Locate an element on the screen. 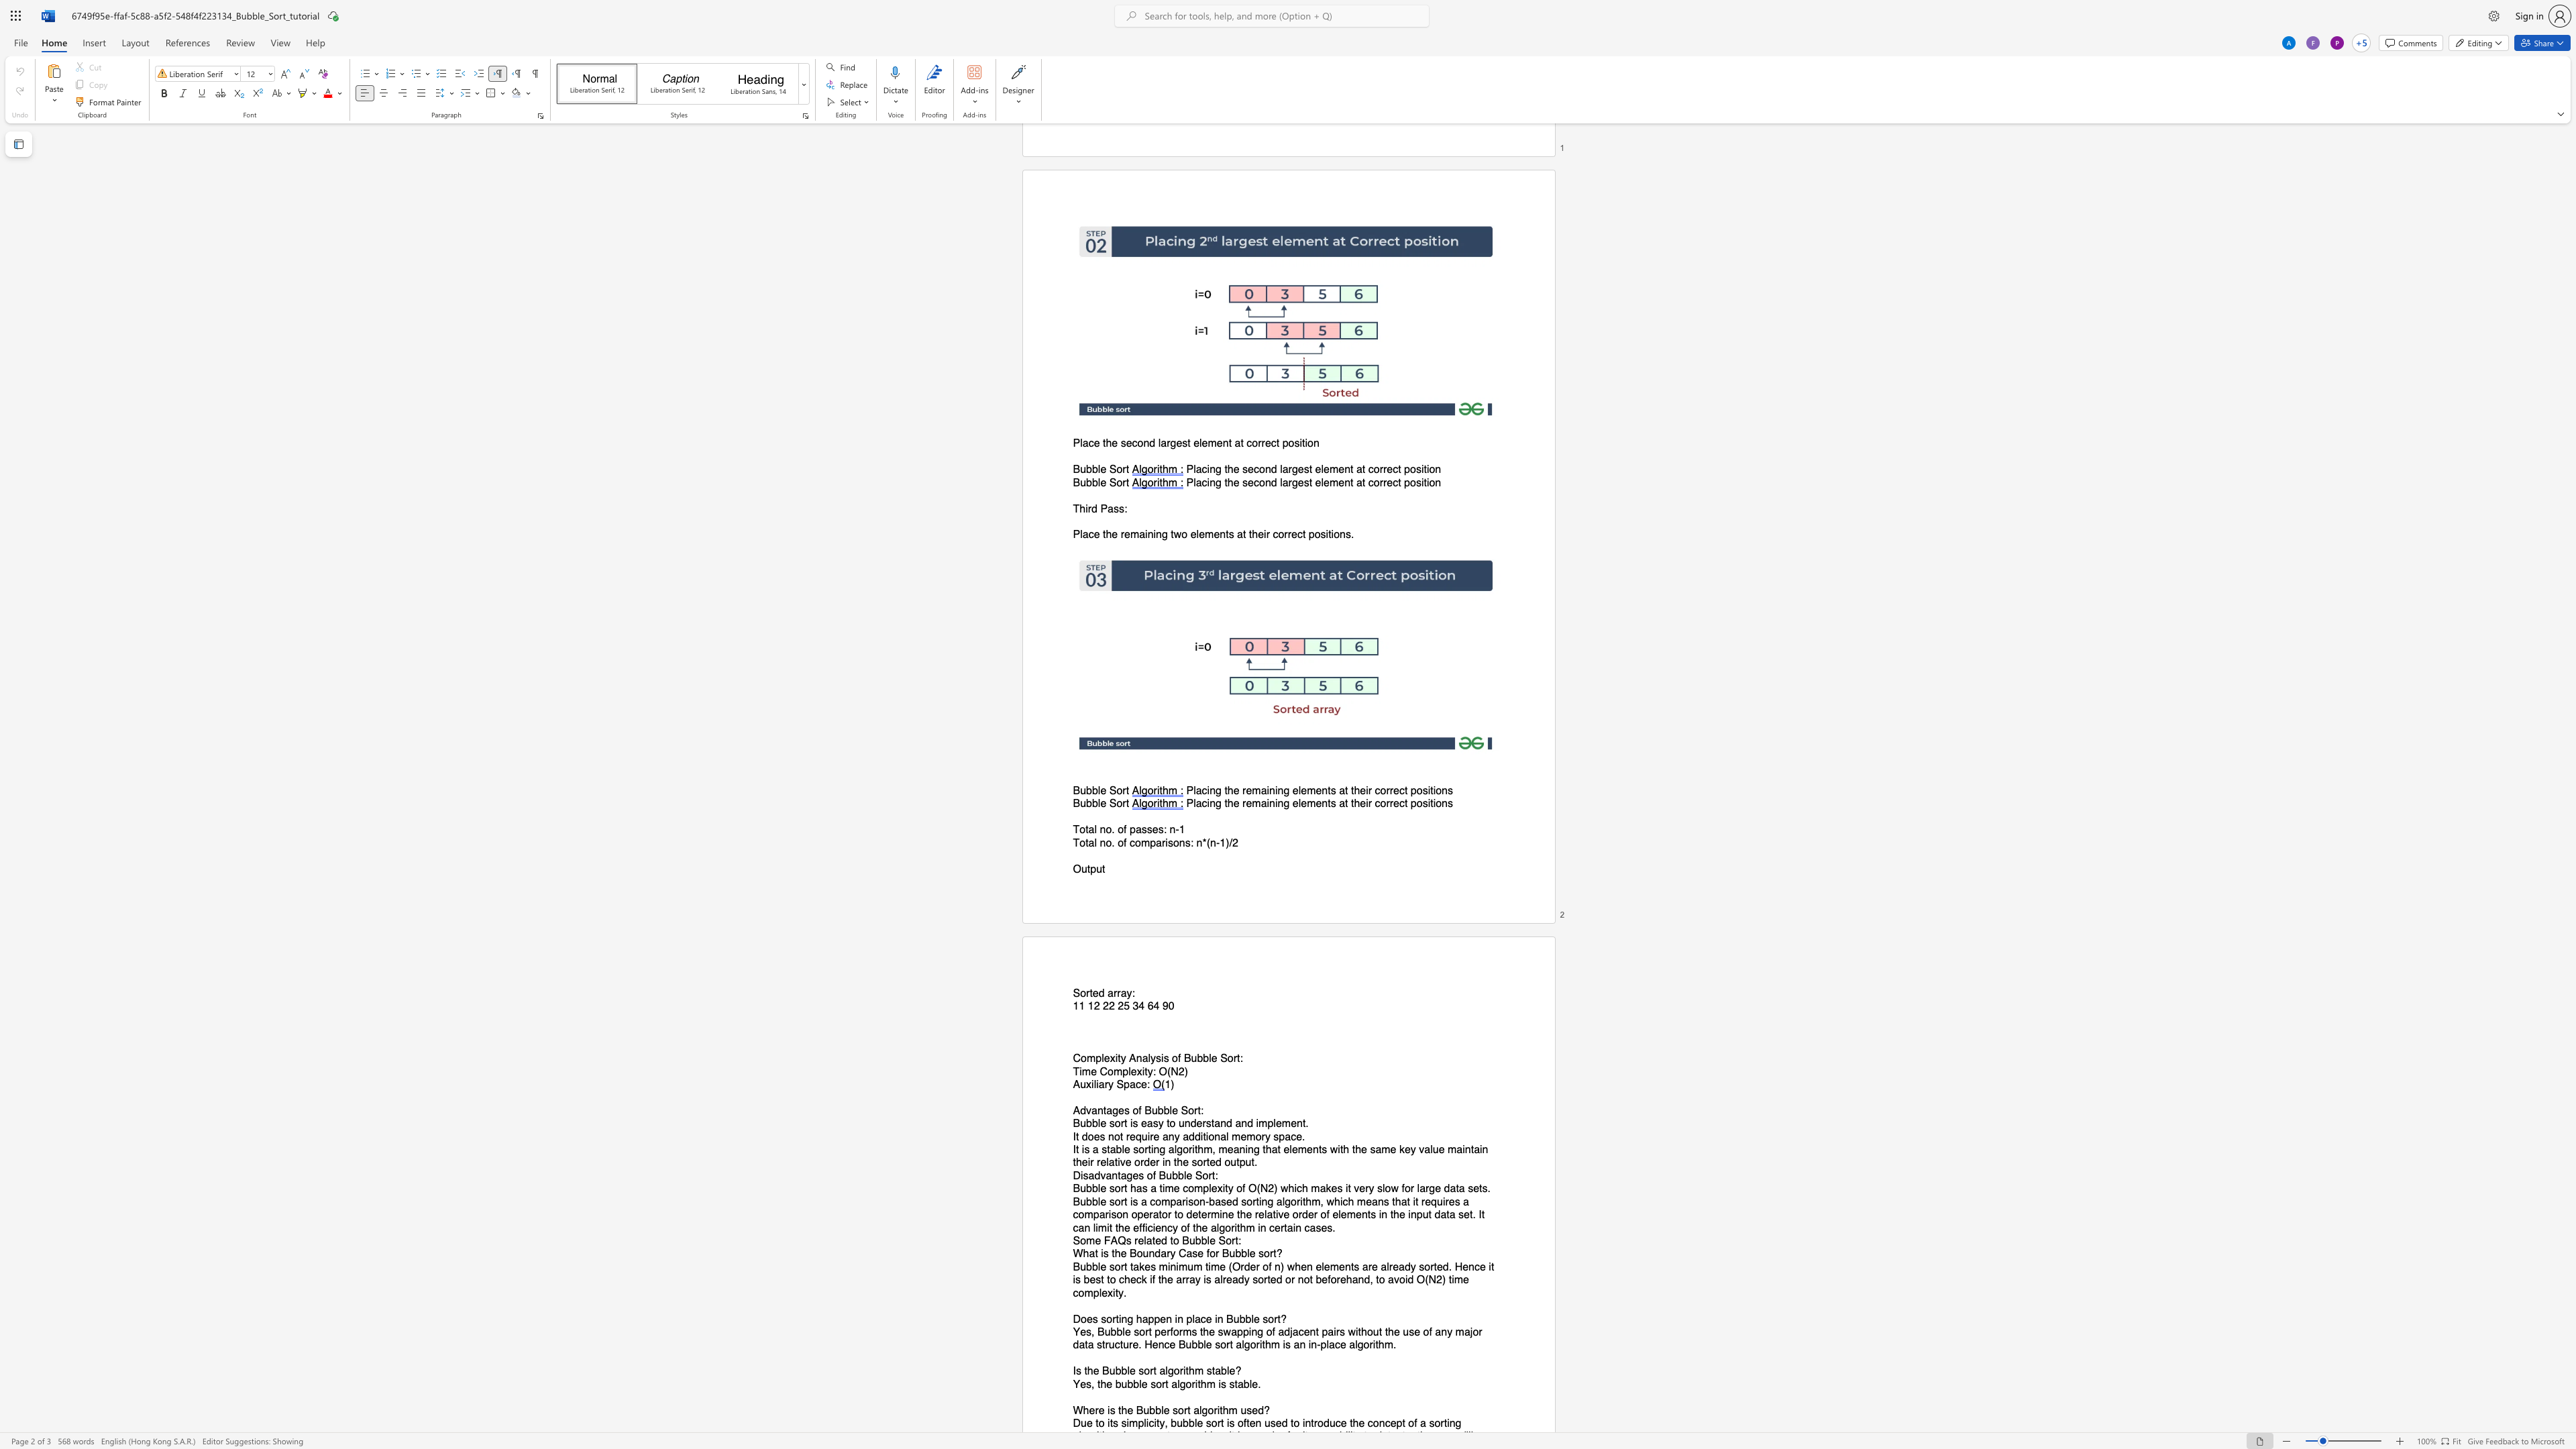  the 1th character "r" in the text is located at coordinates (1167, 1253).